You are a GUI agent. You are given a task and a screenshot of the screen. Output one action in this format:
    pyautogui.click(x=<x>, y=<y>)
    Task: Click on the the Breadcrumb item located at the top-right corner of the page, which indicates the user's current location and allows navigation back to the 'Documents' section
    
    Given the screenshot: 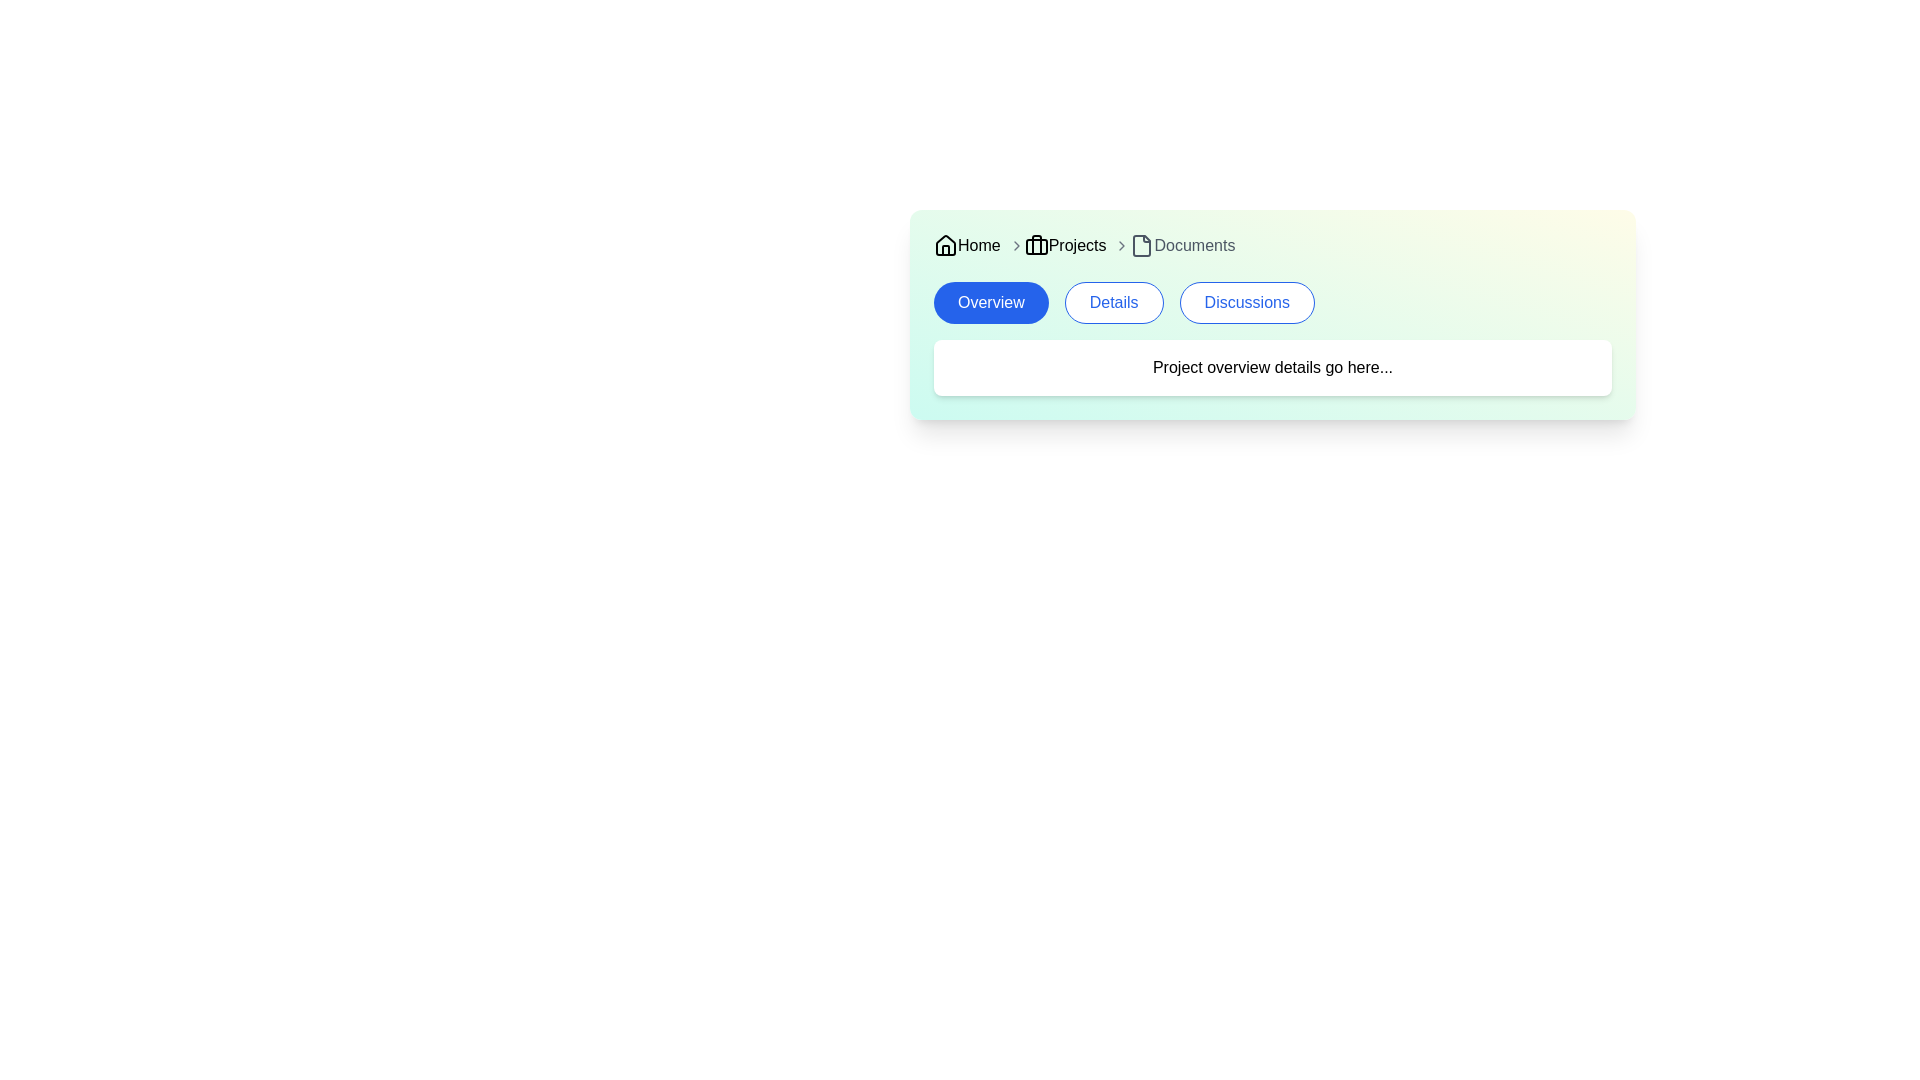 What is the action you would take?
    pyautogui.click(x=1175, y=245)
    